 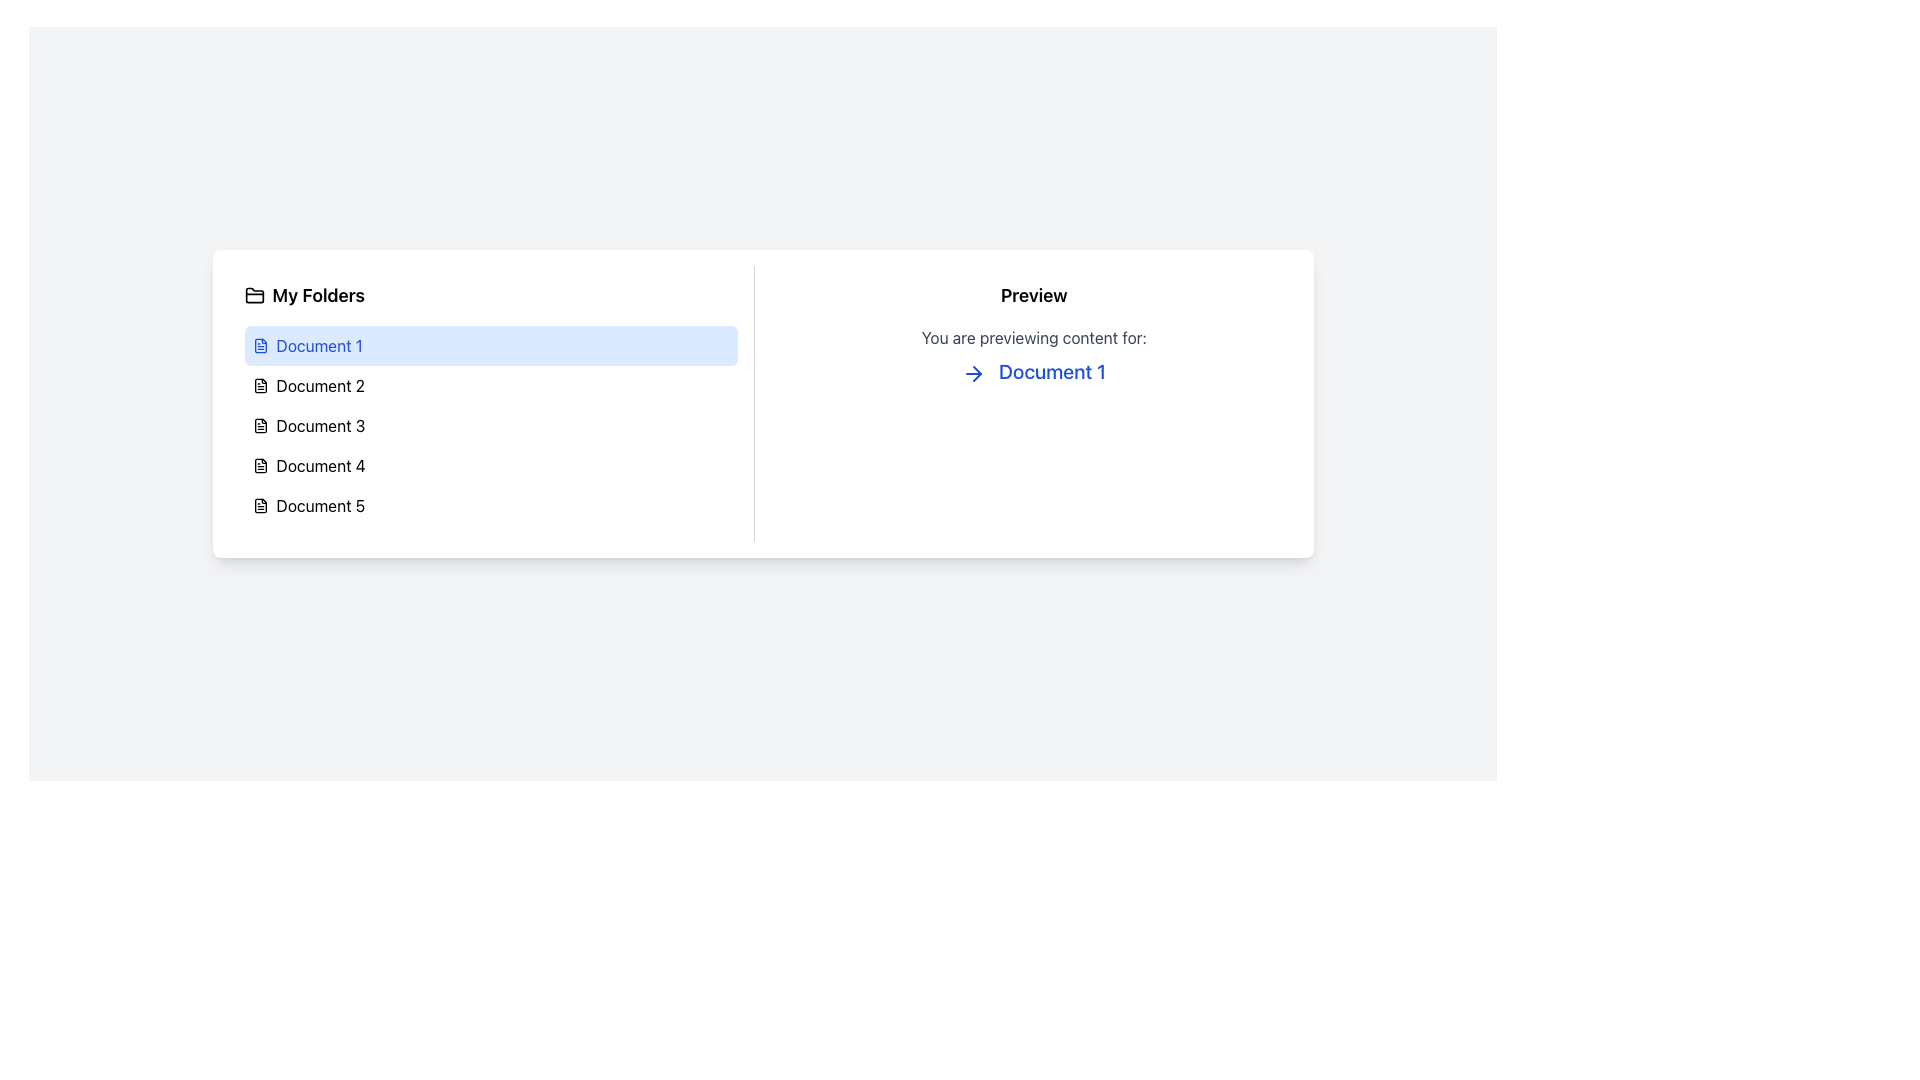 I want to click on the closed document file icon with a right-angled corner, which is the third document labeled 'Document 3' under the 'My Folders' section, so click(x=259, y=424).